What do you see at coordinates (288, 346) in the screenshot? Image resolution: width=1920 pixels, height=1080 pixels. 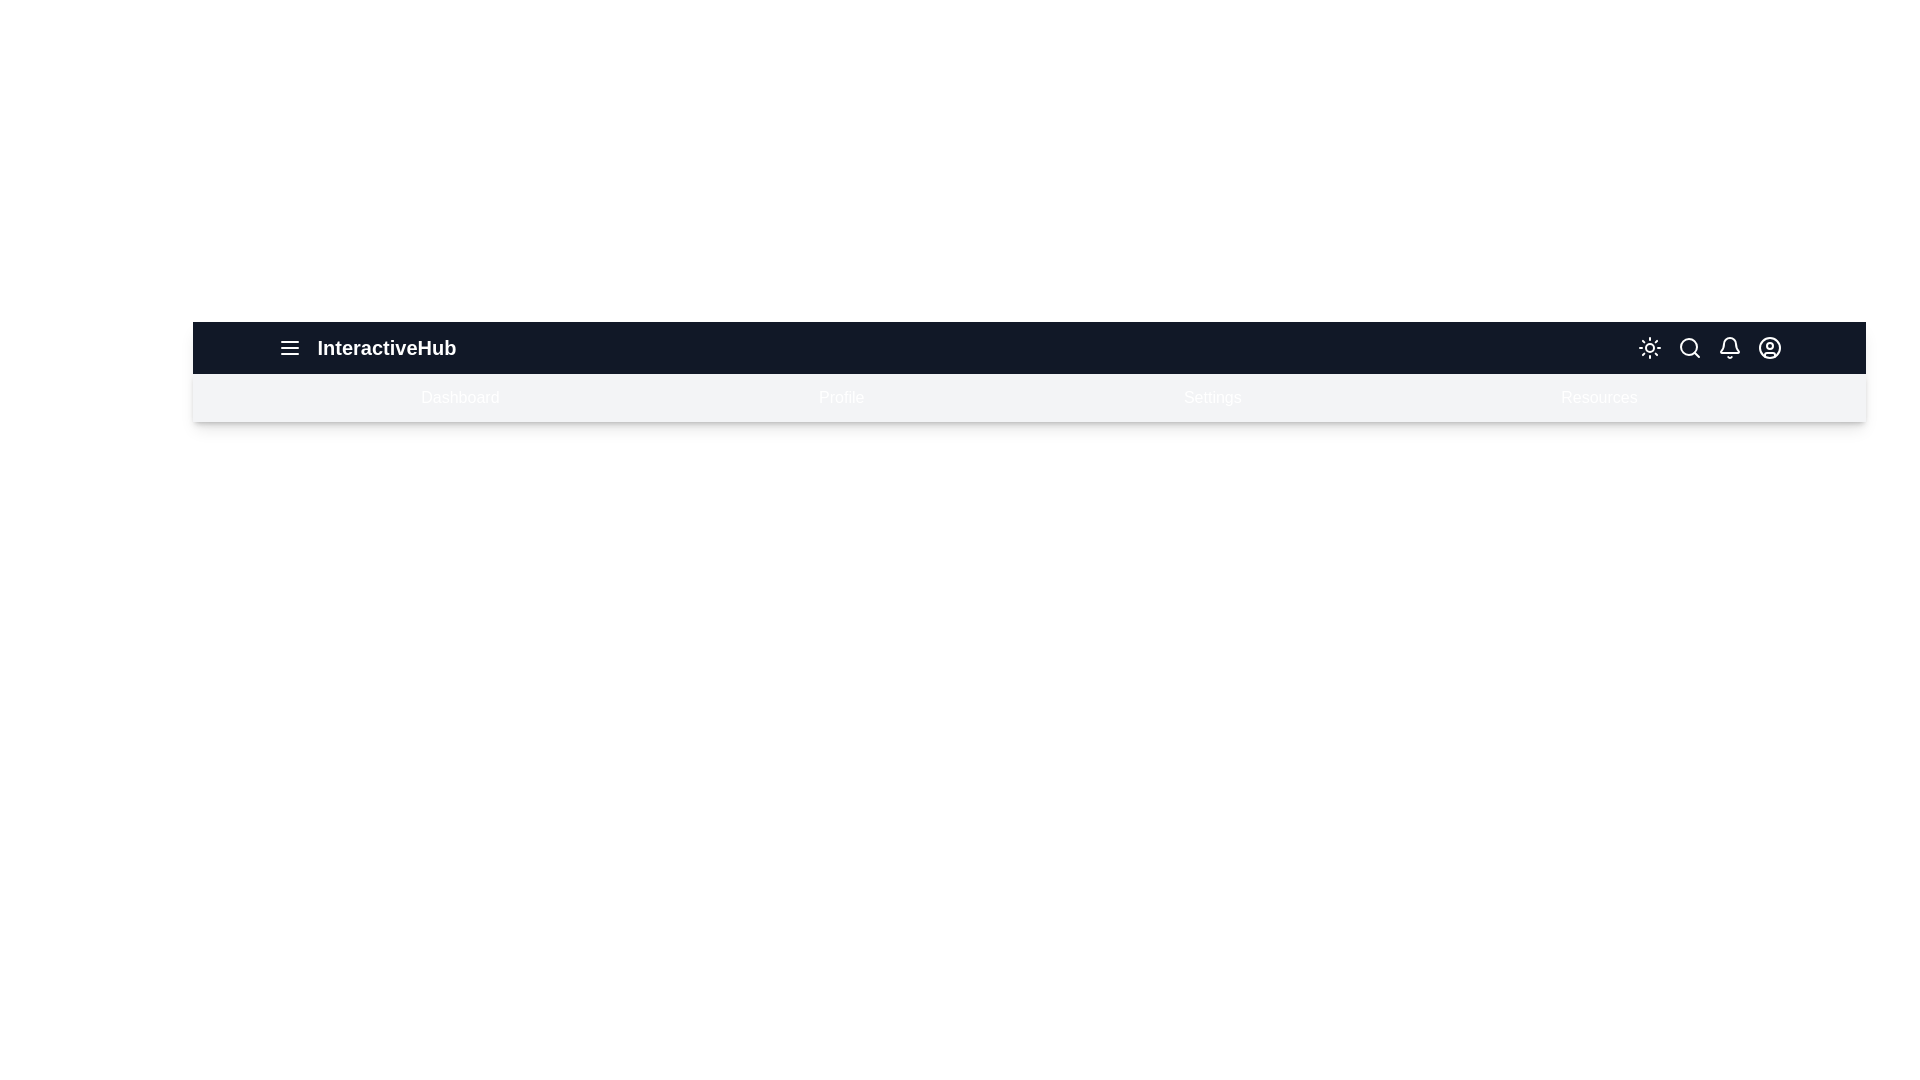 I see `the menu icon to toggle the menu visibility` at bounding box center [288, 346].